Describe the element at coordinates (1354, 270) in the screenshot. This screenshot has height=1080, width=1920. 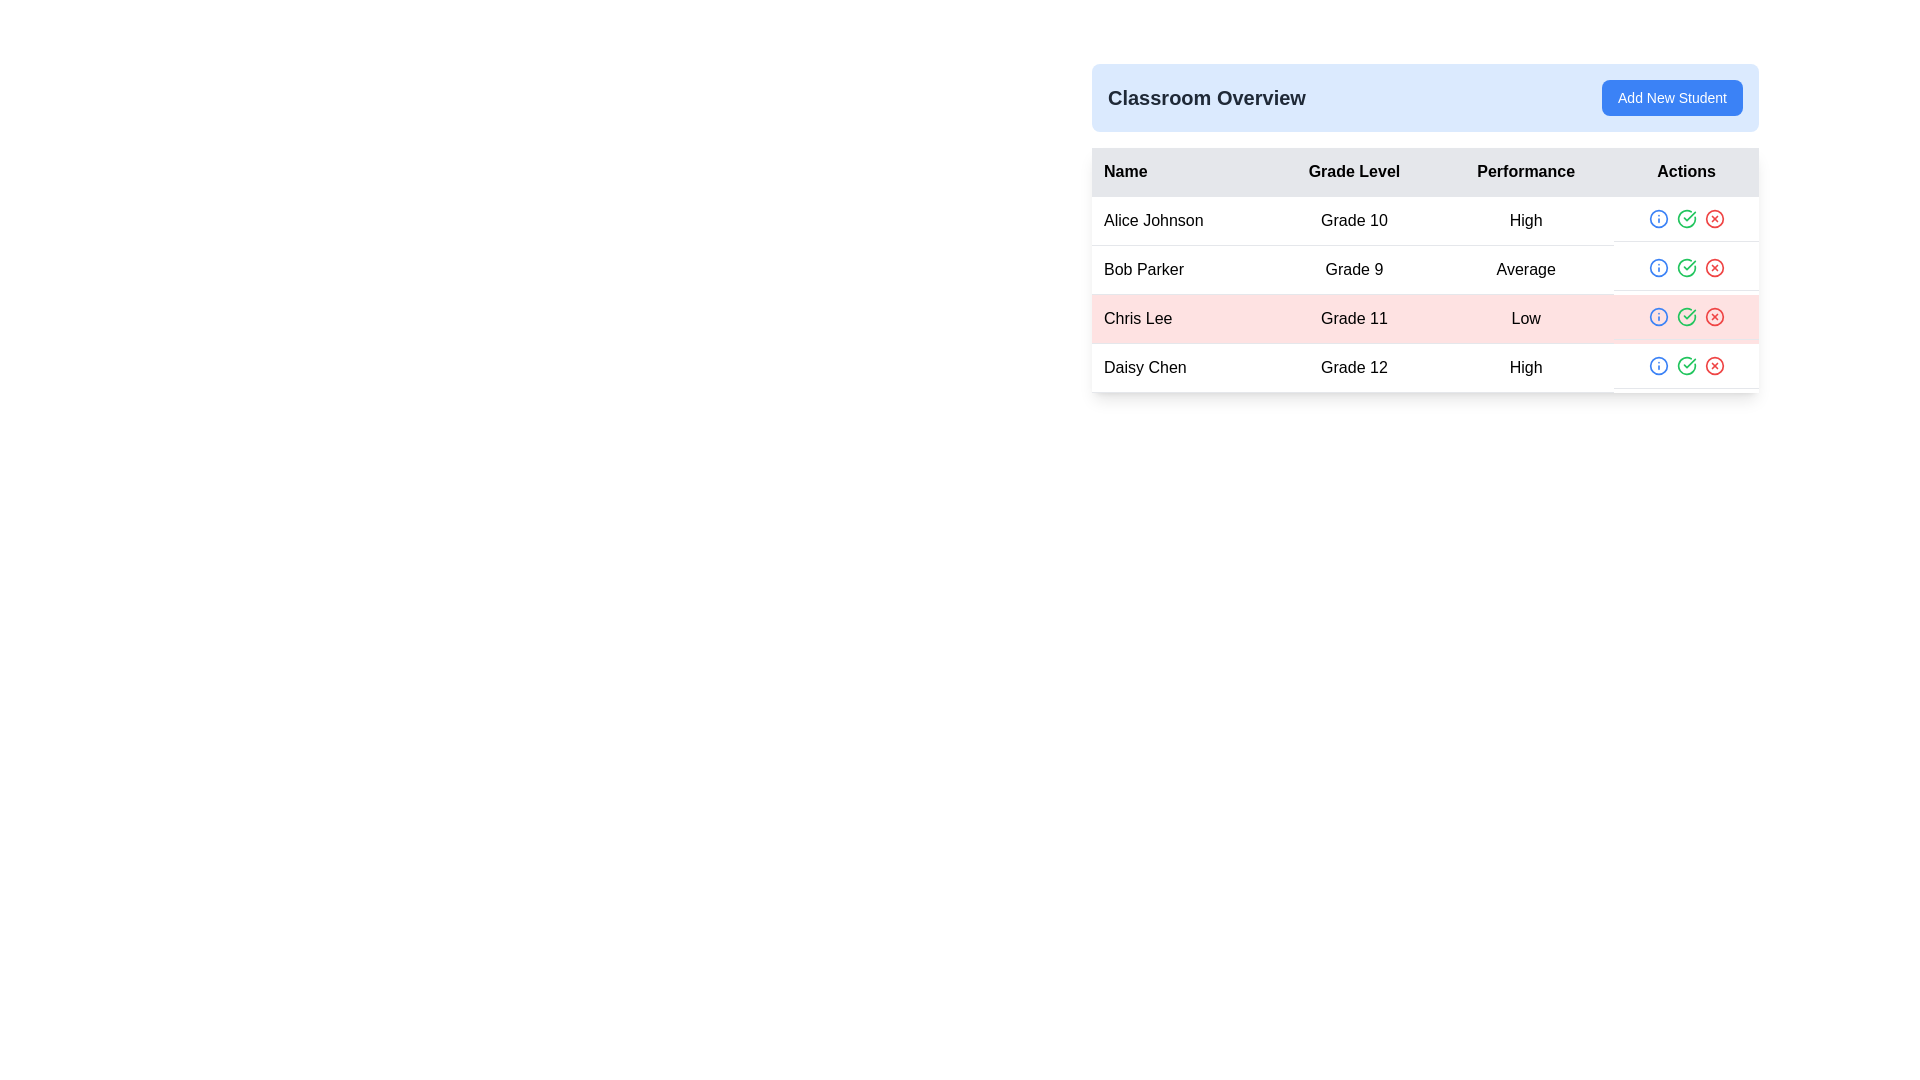
I see `the text label that displays 'Grade 9' in black font, located in the second row and second column of the table under the 'Grade Level' header, adjacent to 'Bob Parker'` at that location.